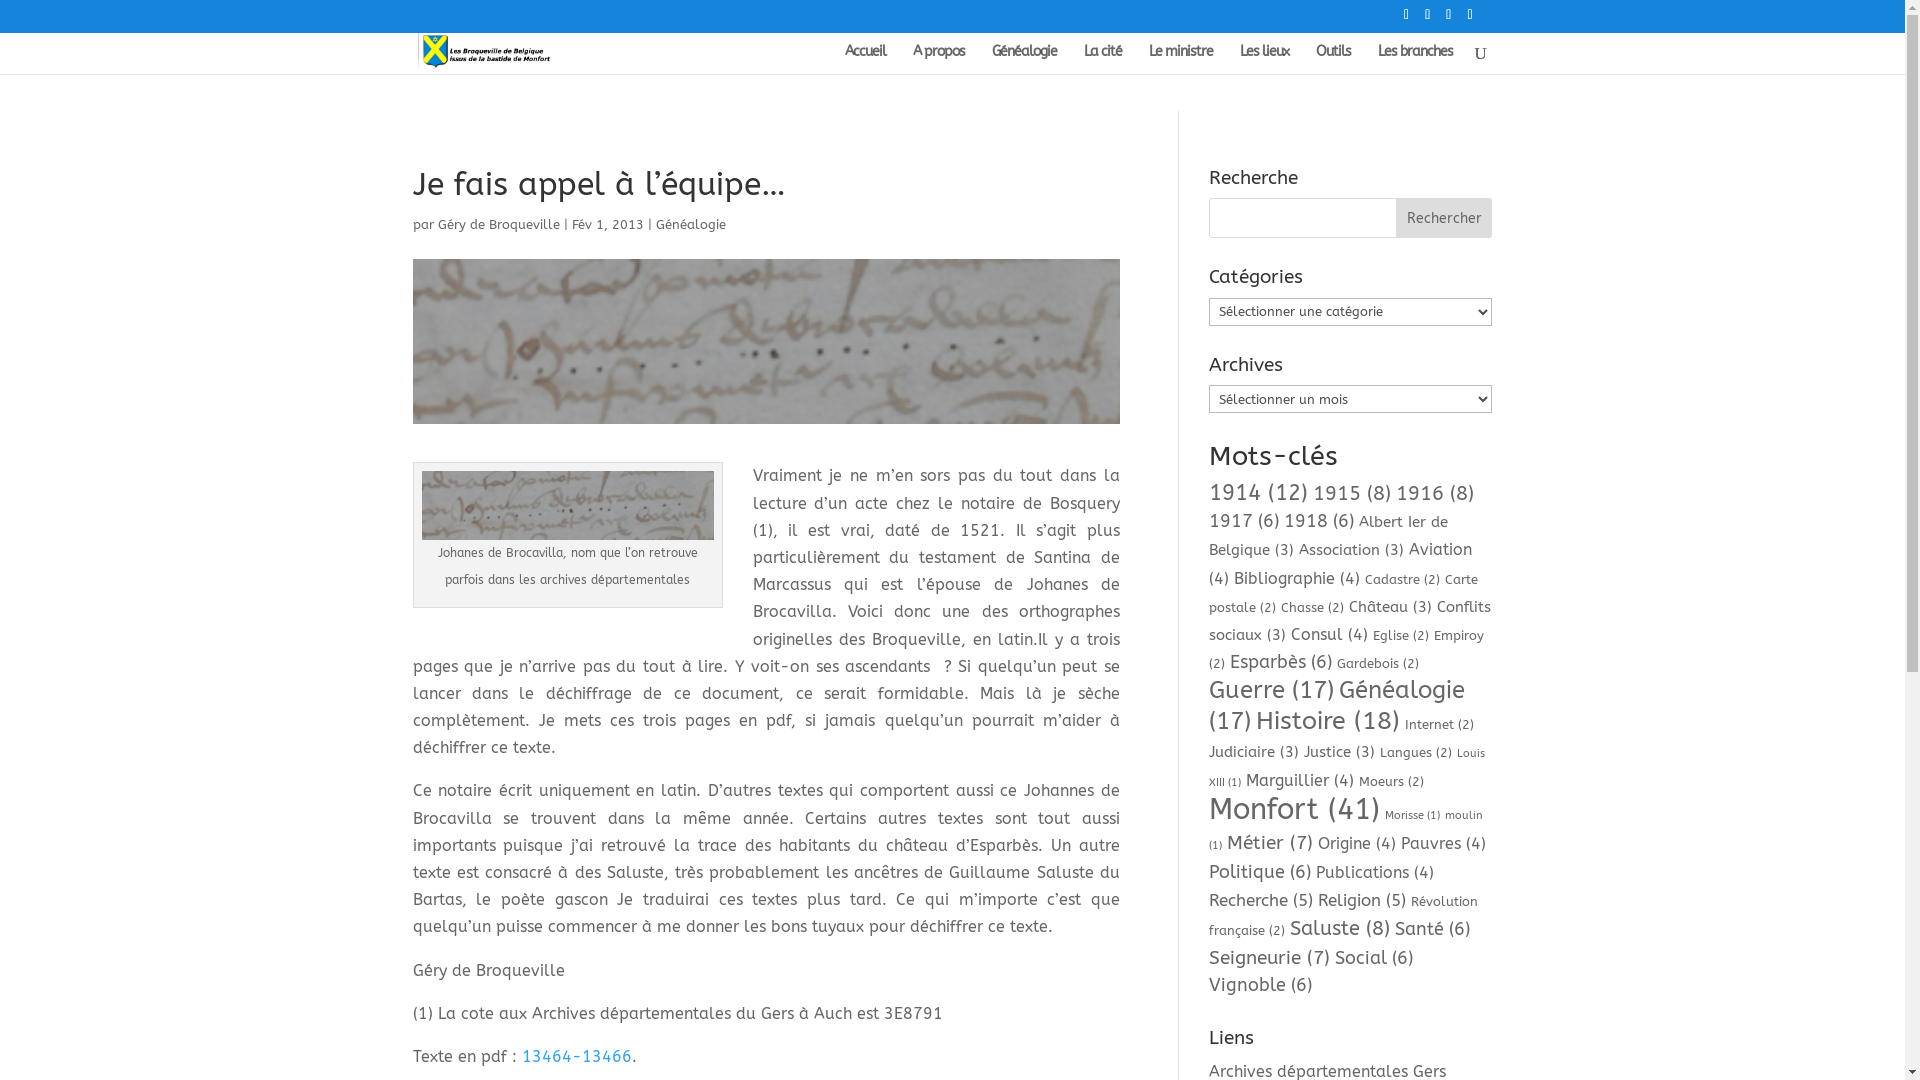 The height and width of the screenshot is (1080, 1920). I want to click on '1918 (6)', so click(1319, 519).